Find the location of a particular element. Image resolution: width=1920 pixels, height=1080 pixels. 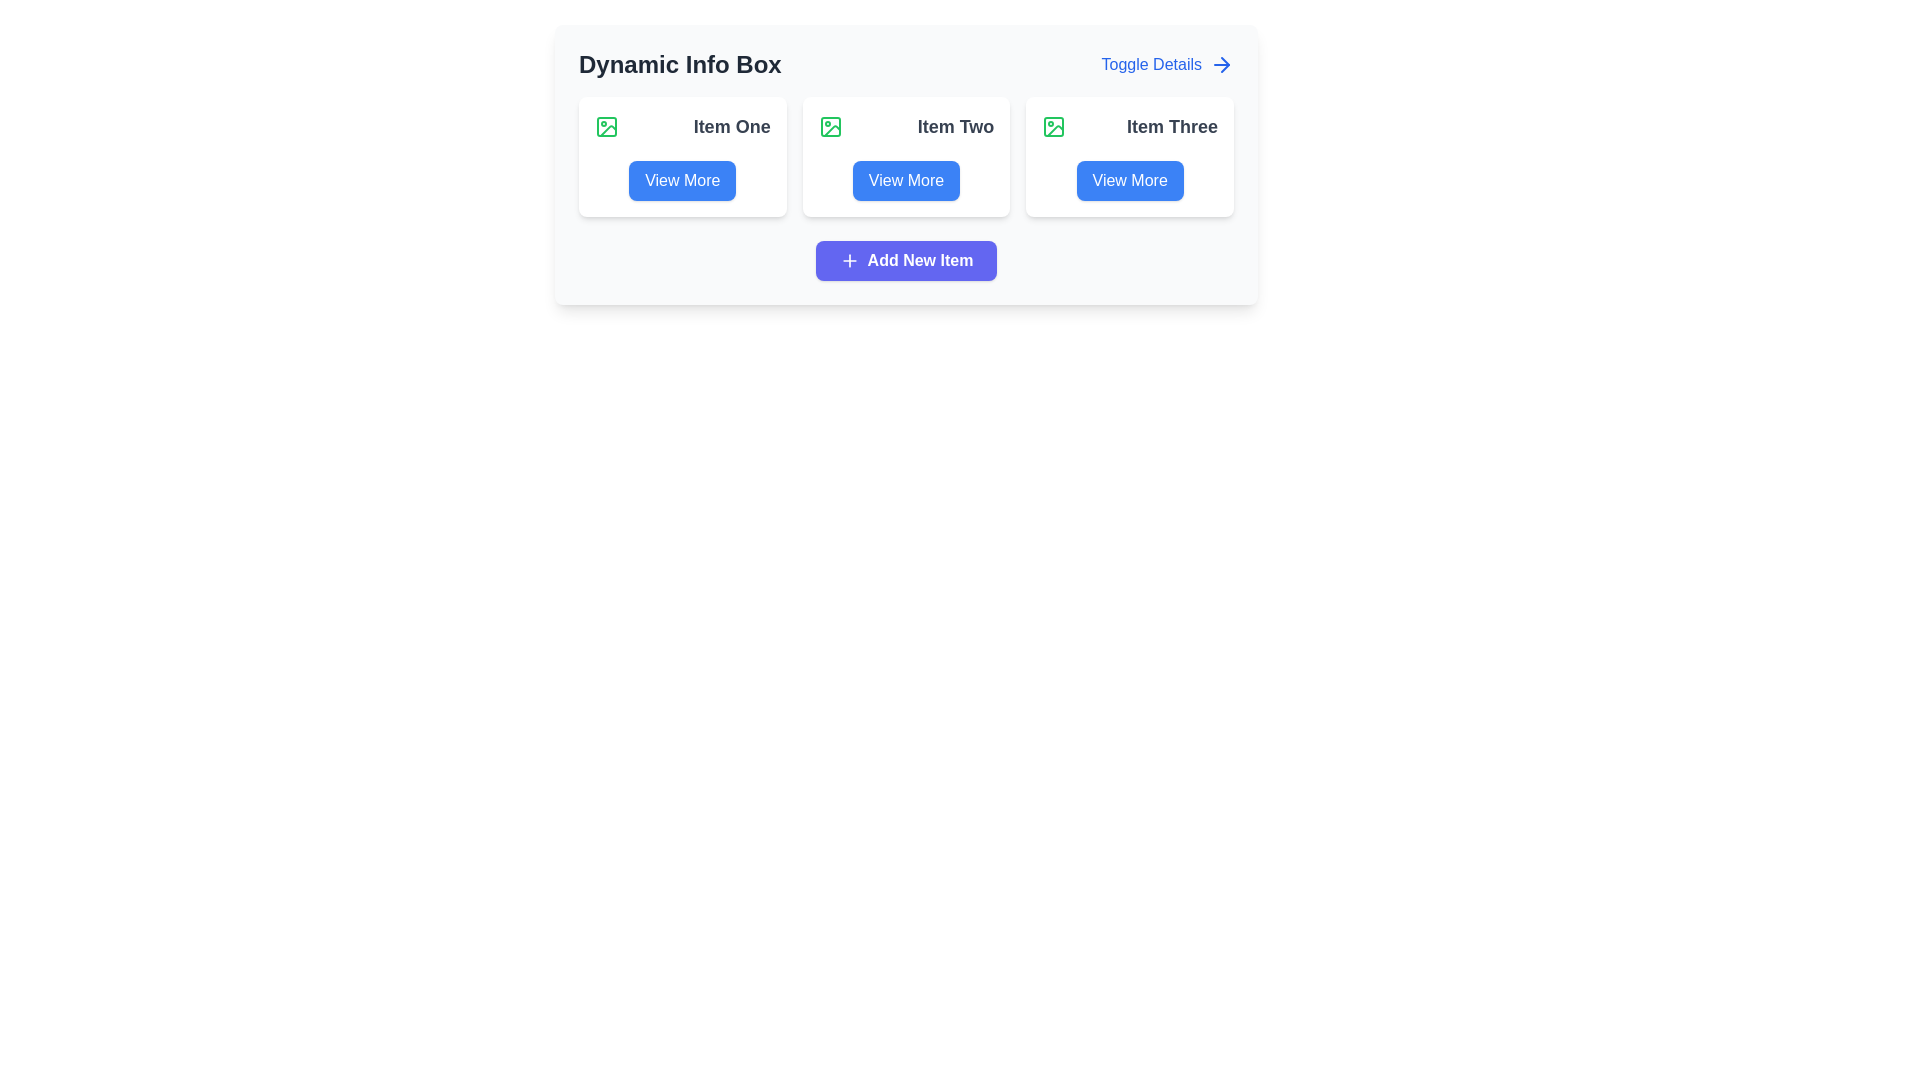

text label displaying the name or title of the card content located within the 'Item Three' box, positioned near the top and centered horizontally is located at coordinates (1130, 127).